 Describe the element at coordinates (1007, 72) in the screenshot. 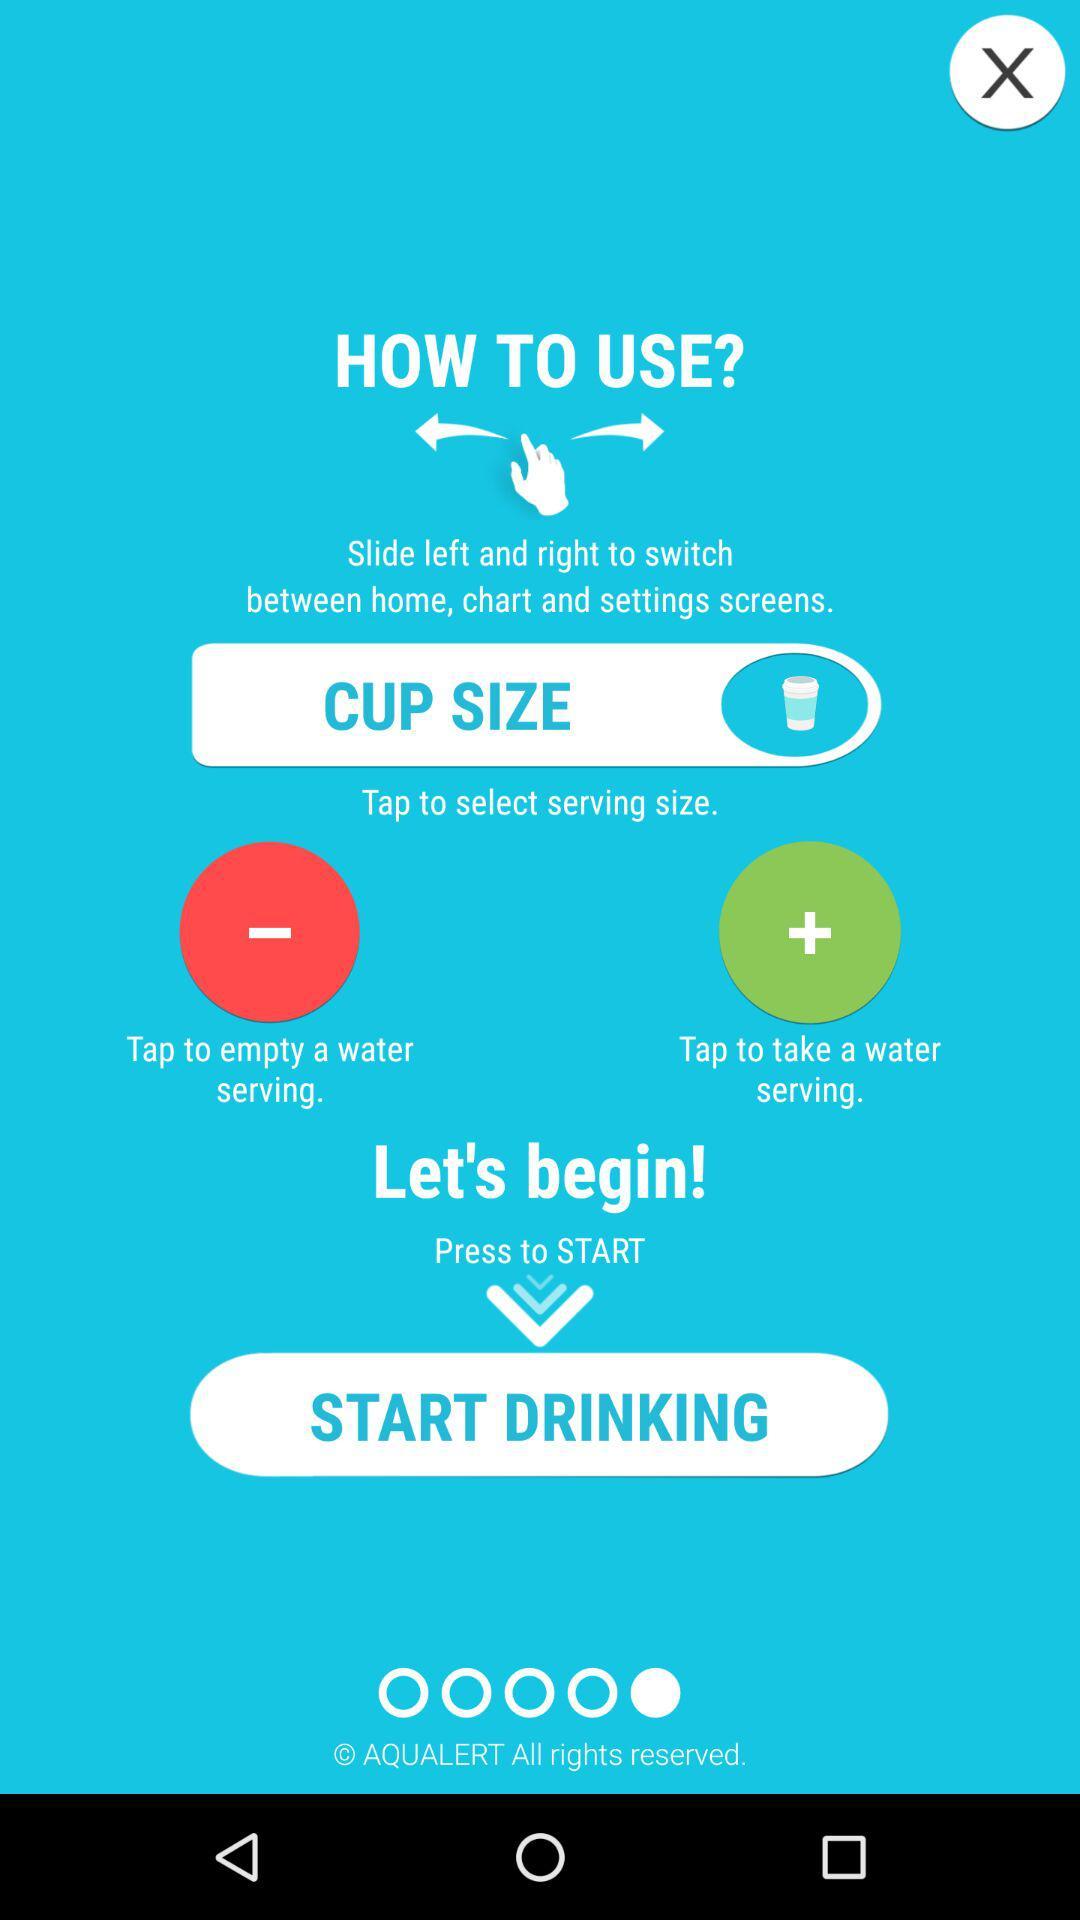

I see `screen` at that location.